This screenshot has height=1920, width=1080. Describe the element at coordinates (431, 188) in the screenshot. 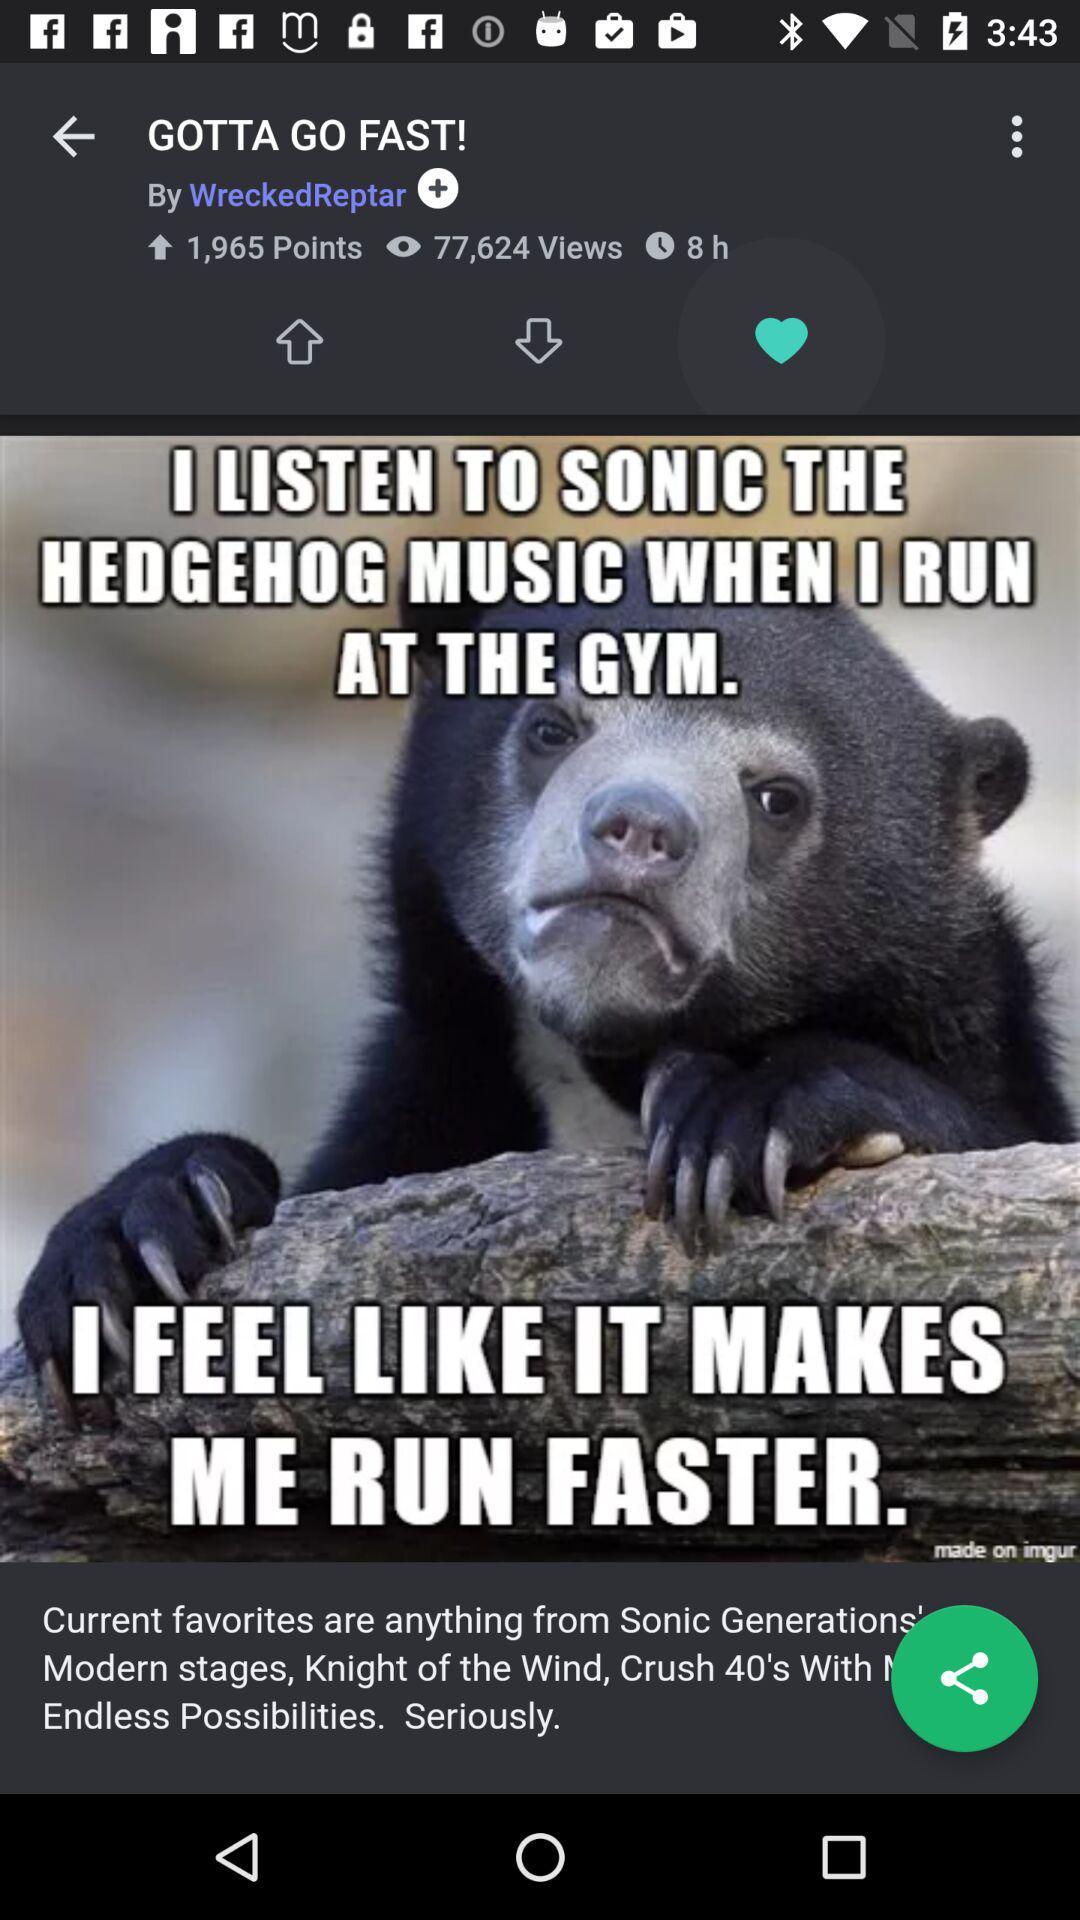

I see `the icon to the right of by wreckedreptar item` at that location.